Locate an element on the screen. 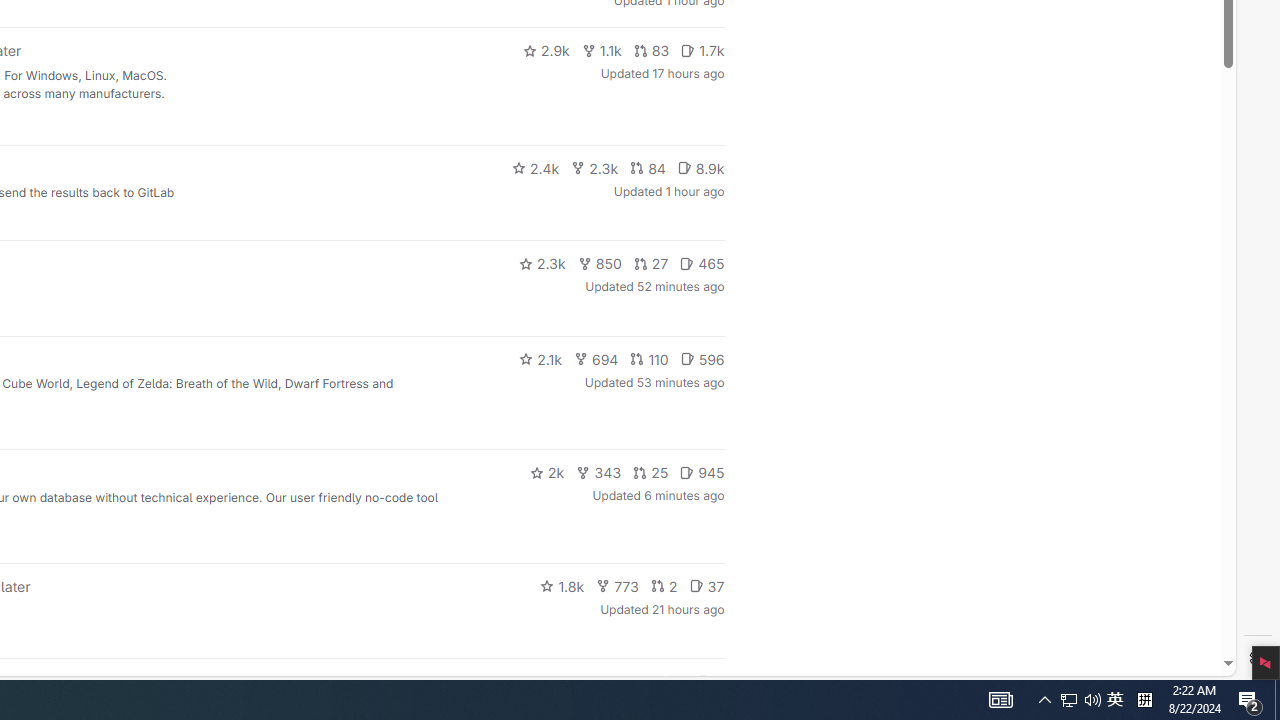  '1.7k' is located at coordinates (702, 50).